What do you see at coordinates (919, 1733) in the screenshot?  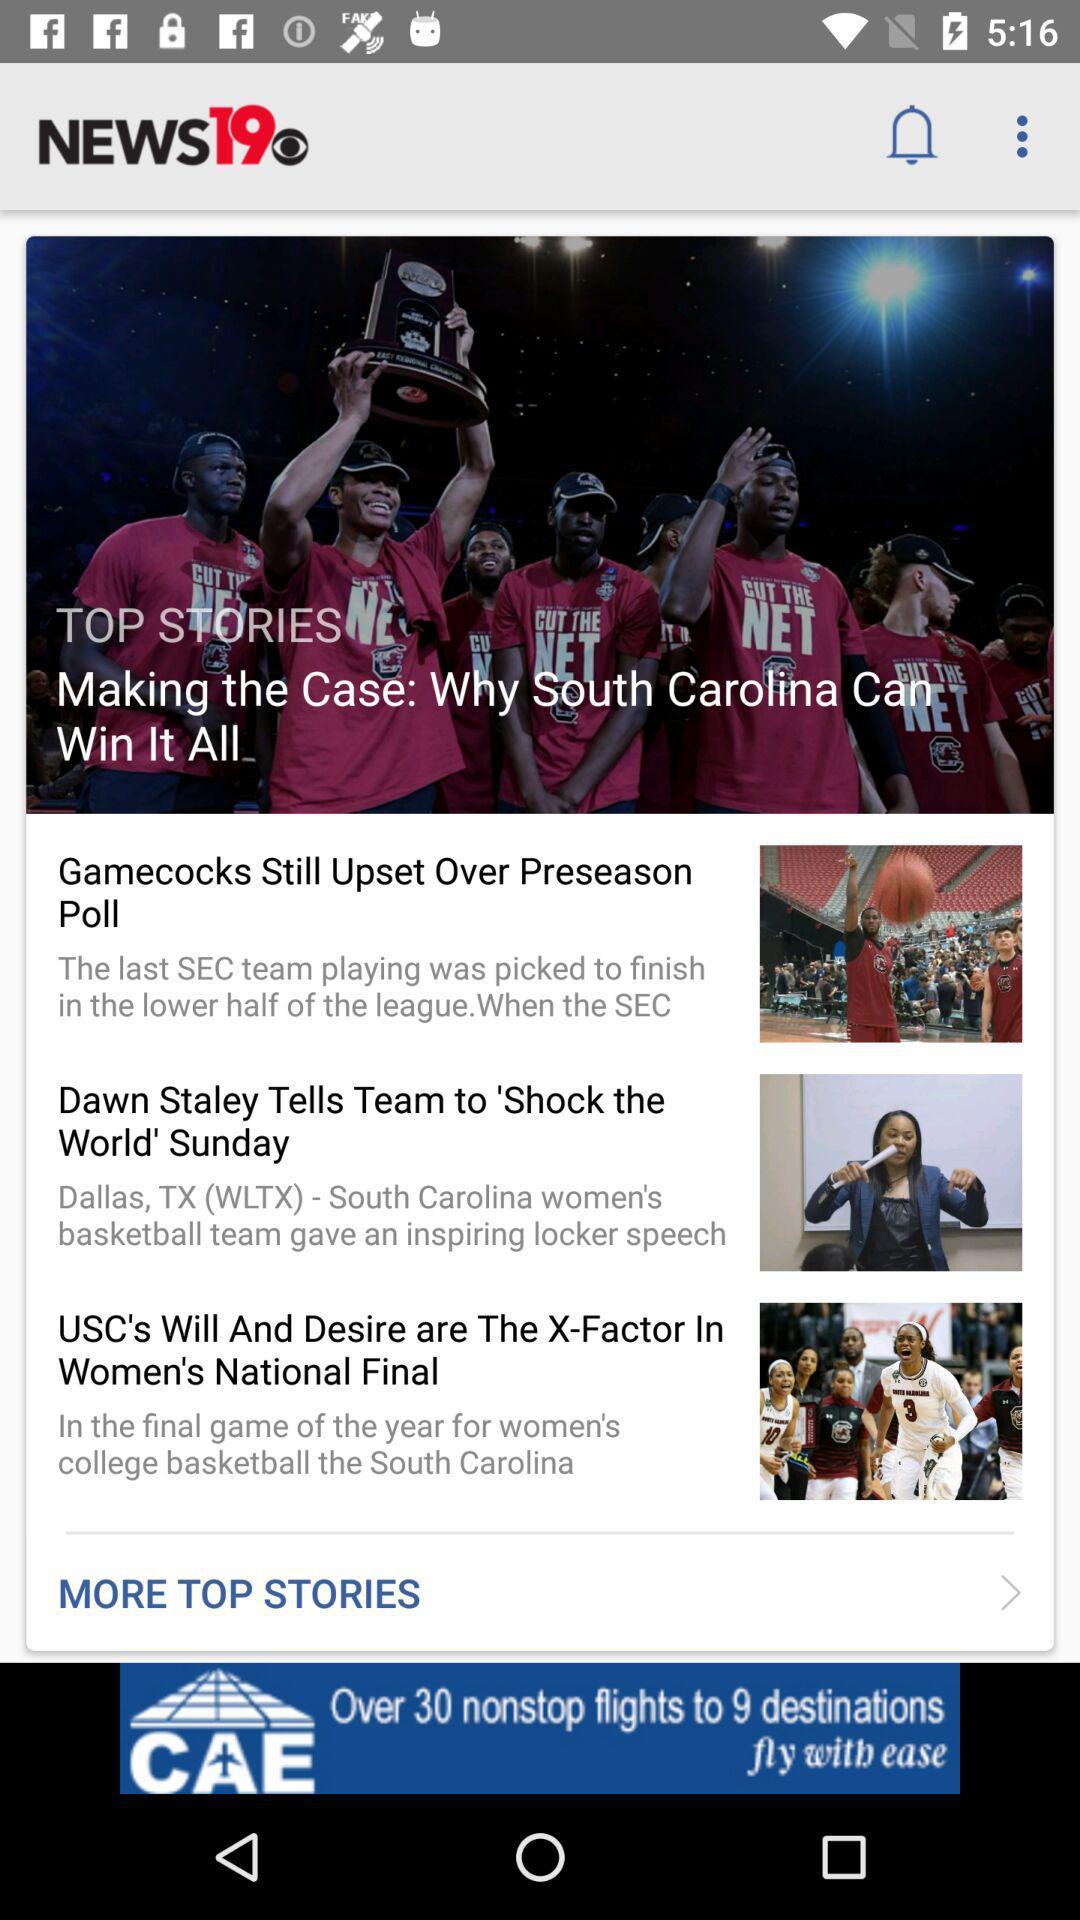 I see `icon to the right of the san francisco icon` at bounding box center [919, 1733].